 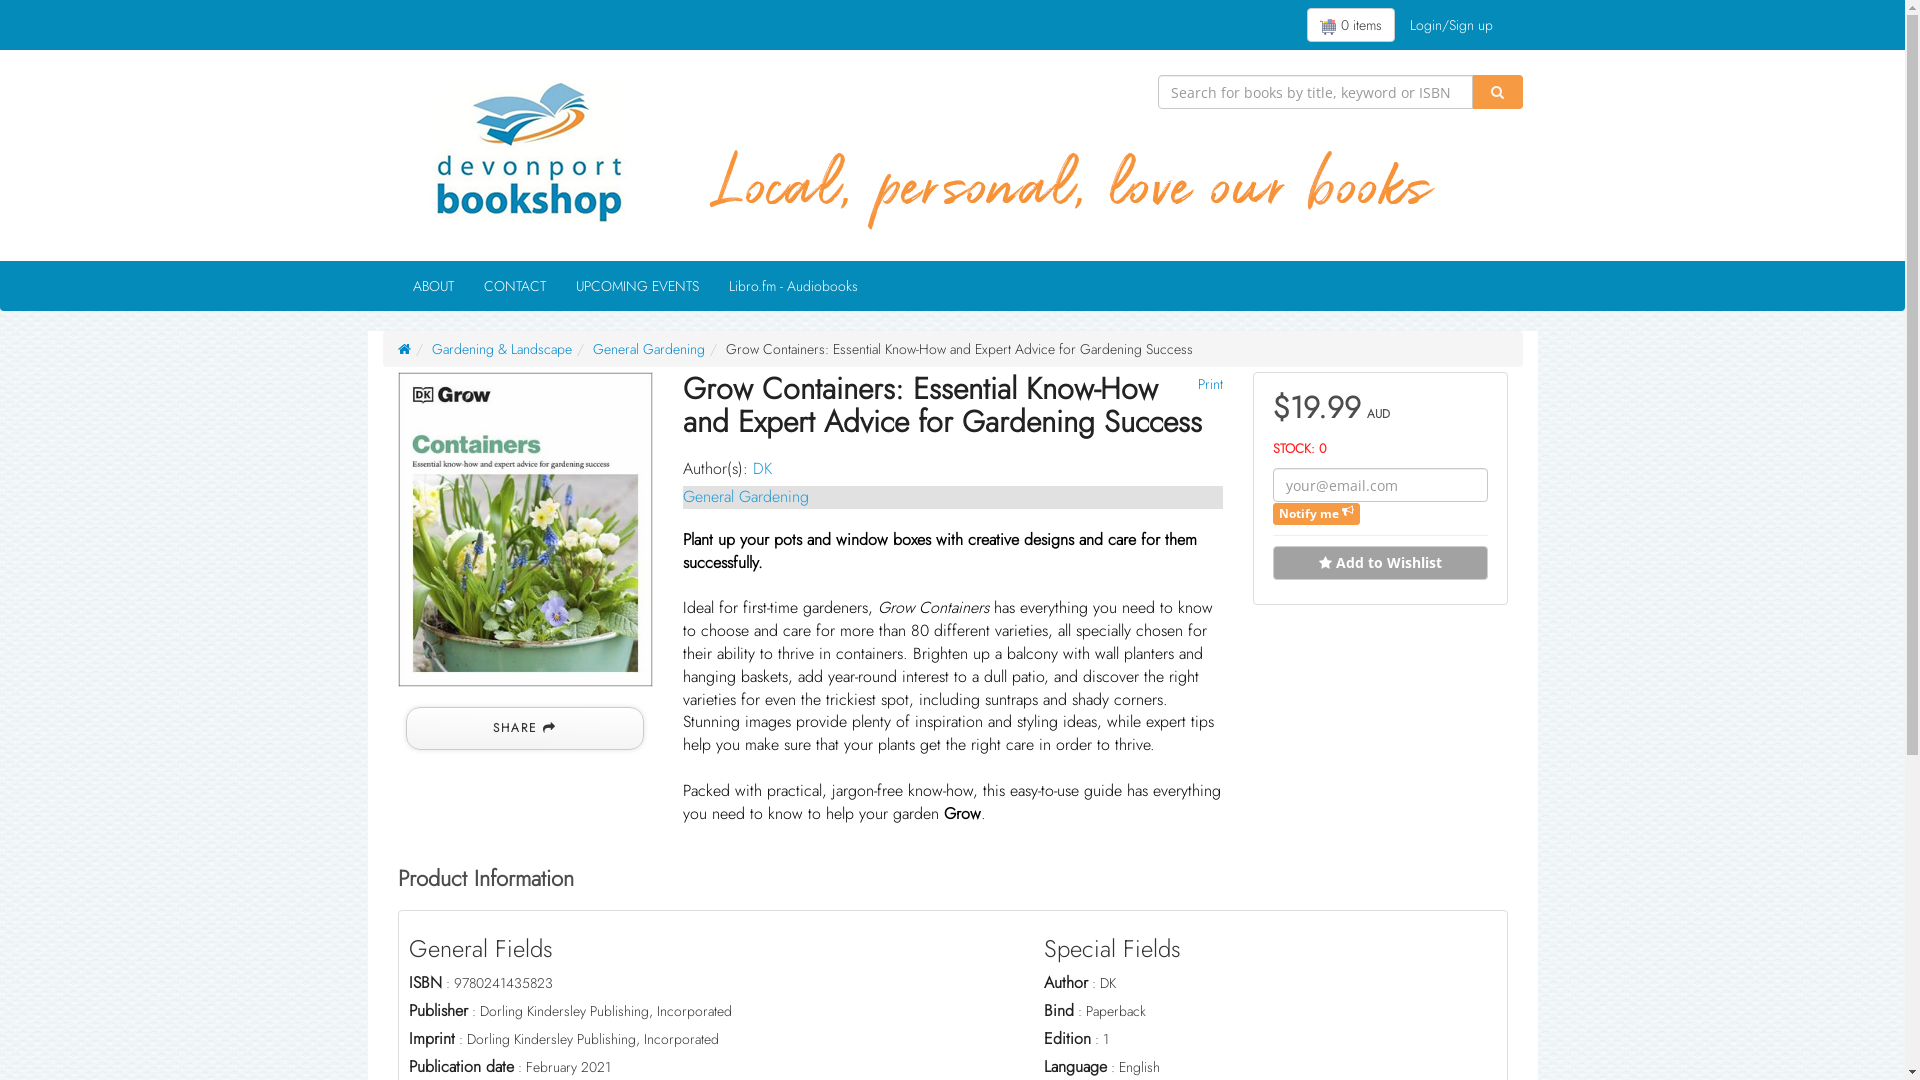 What do you see at coordinates (1349, 24) in the screenshot?
I see `'0 items'` at bounding box center [1349, 24].